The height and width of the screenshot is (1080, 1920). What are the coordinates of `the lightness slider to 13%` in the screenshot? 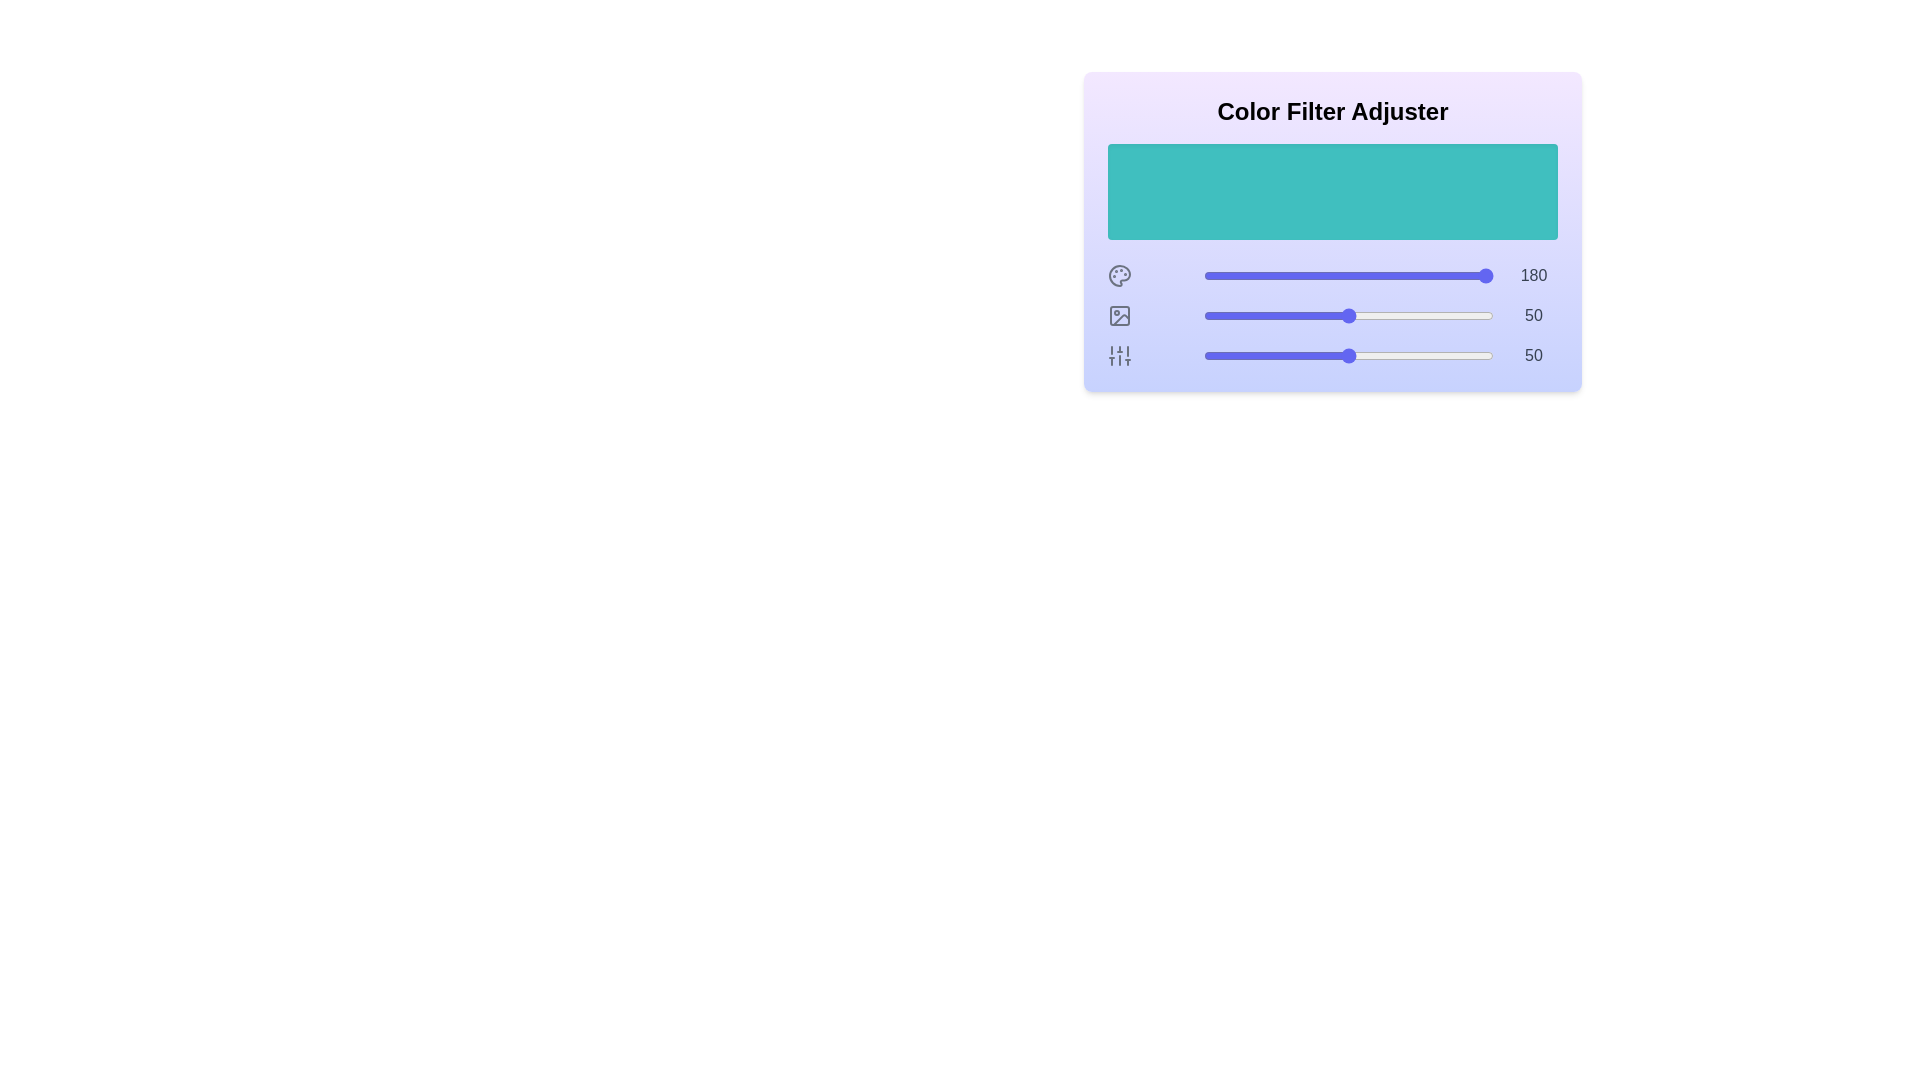 It's located at (1240, 315).